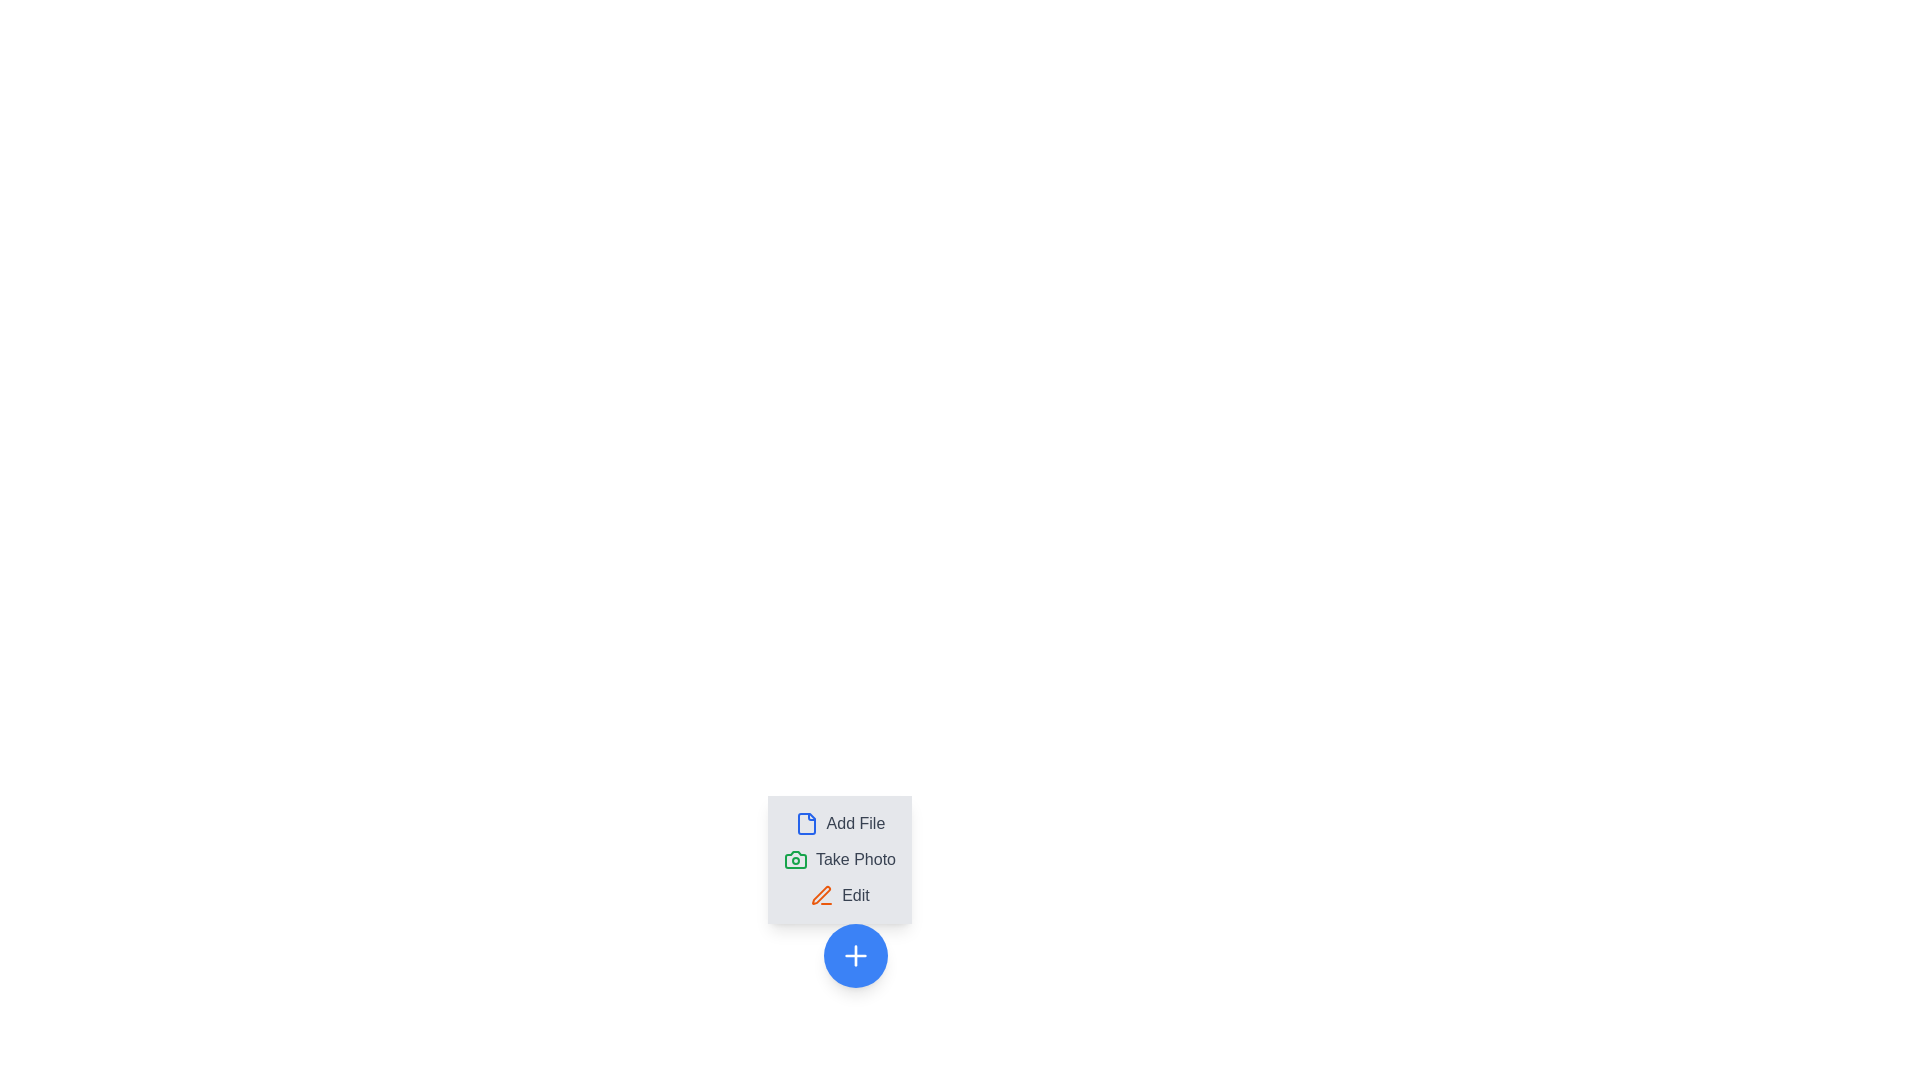  What do you see at coordinates (855, 955) in the screenshot?
I see `the circular blue button with a white plus icon located at the bottom right corner of the interactive toolbar, beneath the 'Edit' option` at bounding box center [855, 955].